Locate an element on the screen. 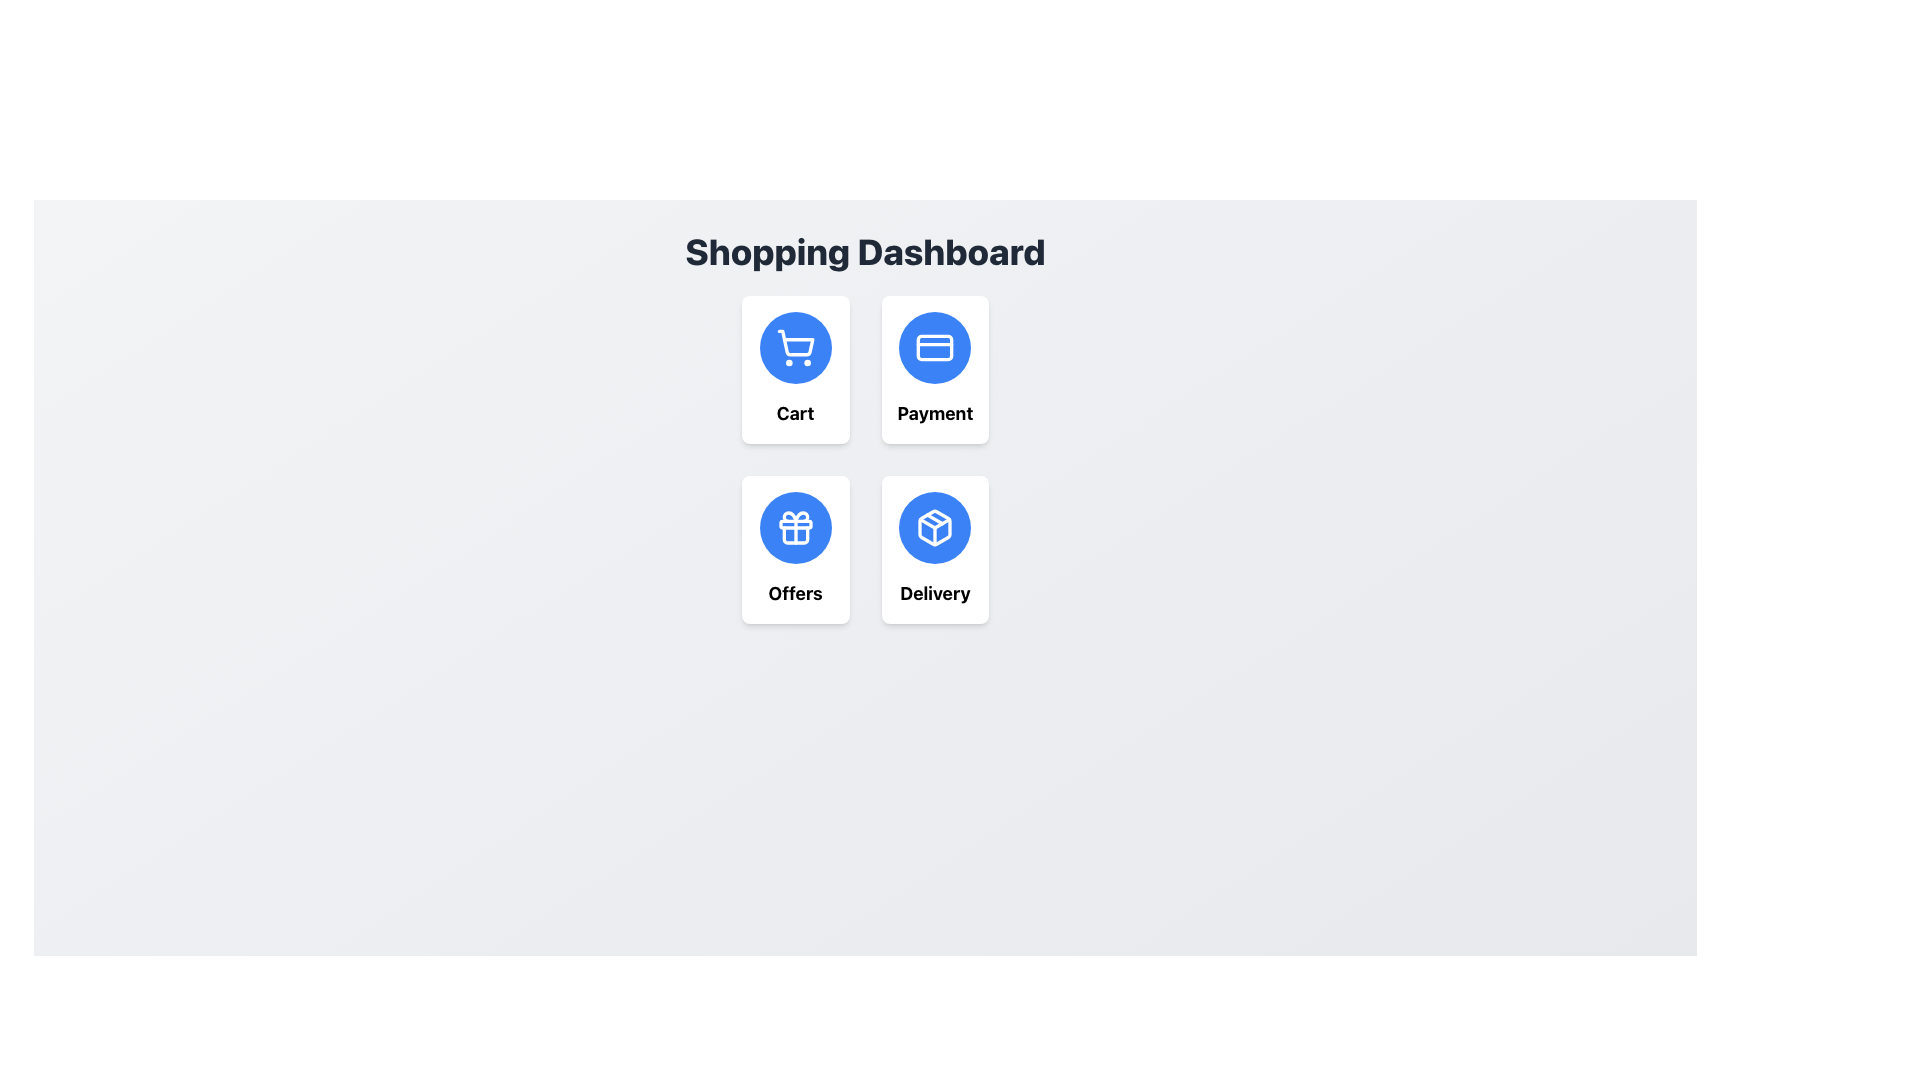 This screenshot has height=1080, width=1920. the 'Cart' icon located within the first card of the 2x2 grid below 'Shopping Dashboard' is located at coordinates (794, 346).